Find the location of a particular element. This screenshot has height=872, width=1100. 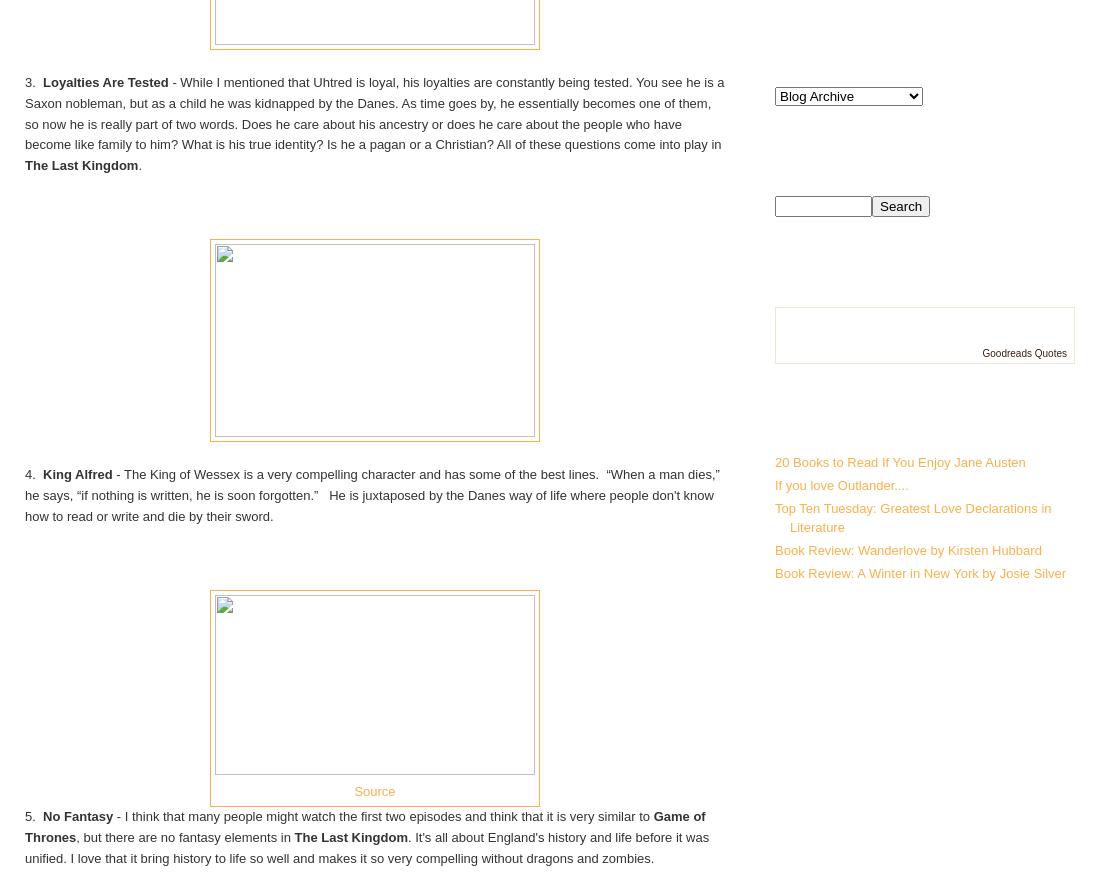

'.' is located at coordinates (137, 165).